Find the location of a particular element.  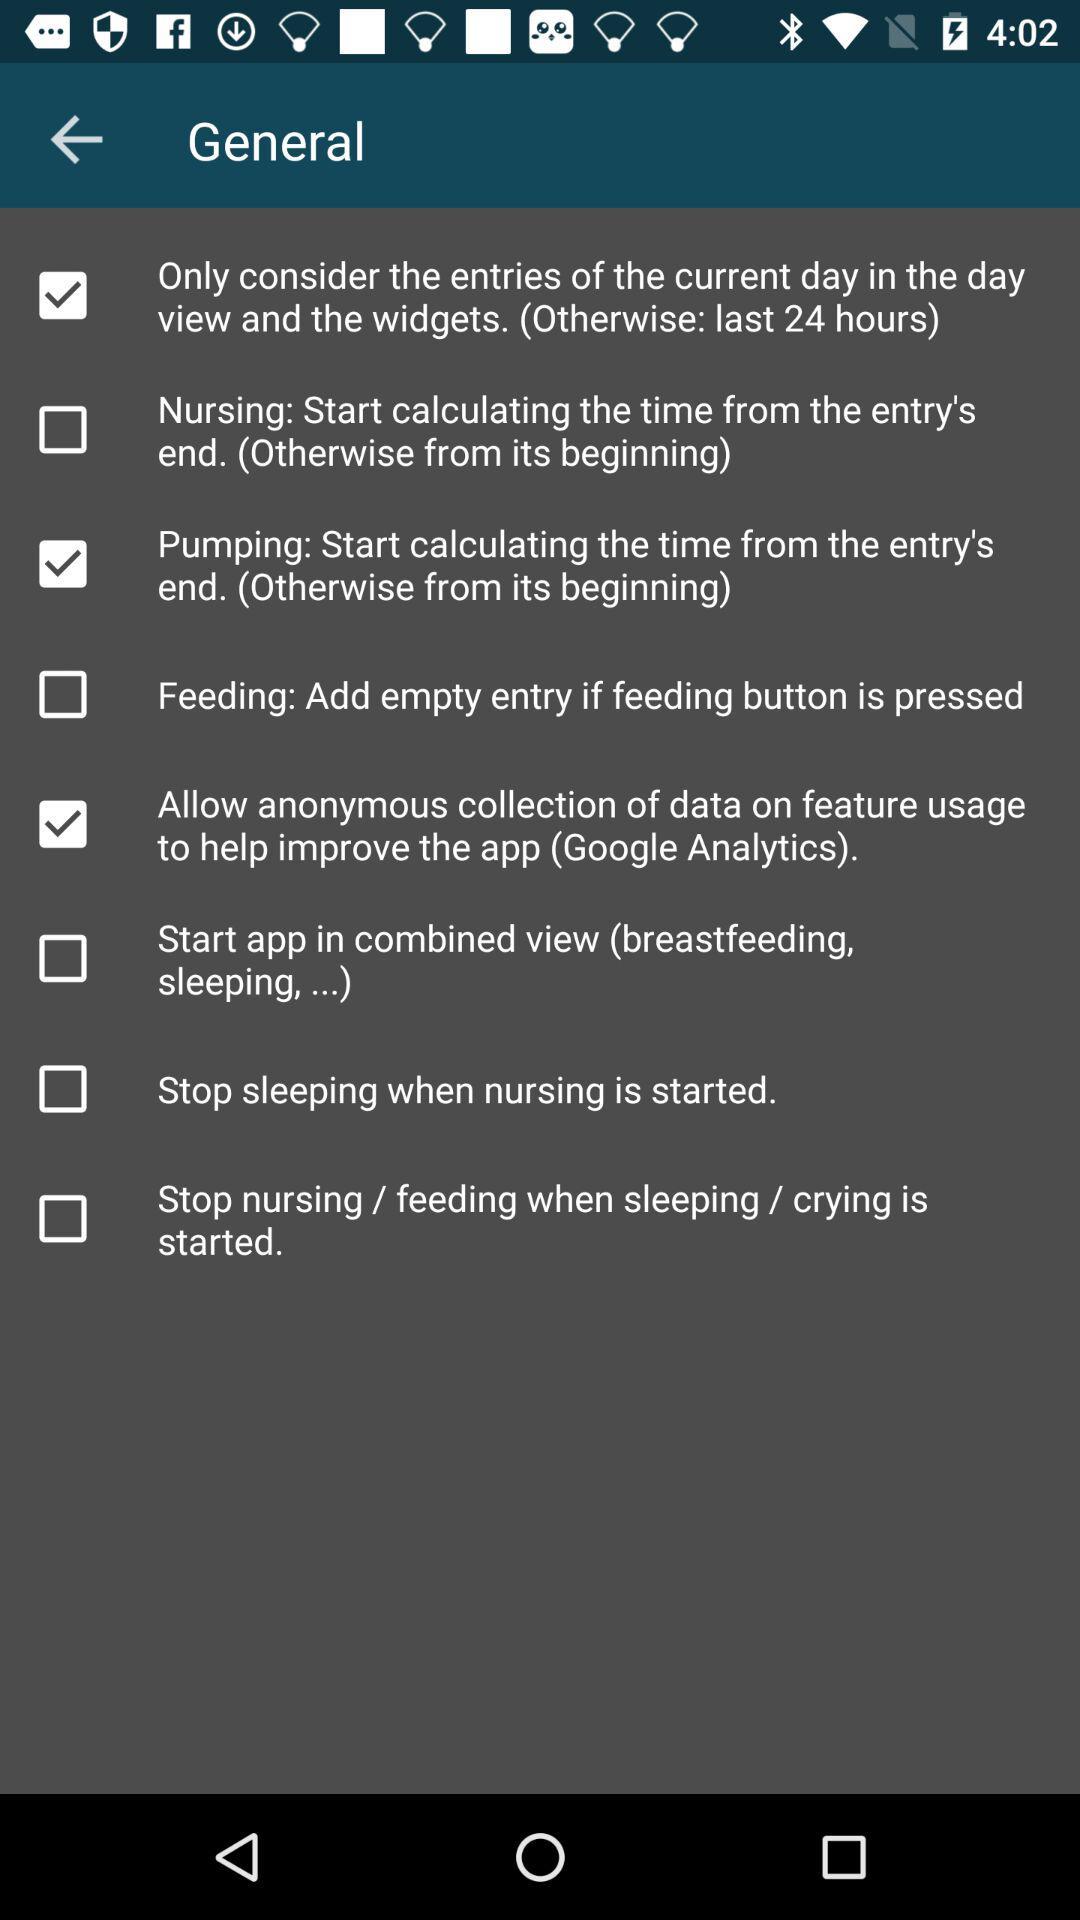

the item next to the general item is located at coordinates (75, 138).